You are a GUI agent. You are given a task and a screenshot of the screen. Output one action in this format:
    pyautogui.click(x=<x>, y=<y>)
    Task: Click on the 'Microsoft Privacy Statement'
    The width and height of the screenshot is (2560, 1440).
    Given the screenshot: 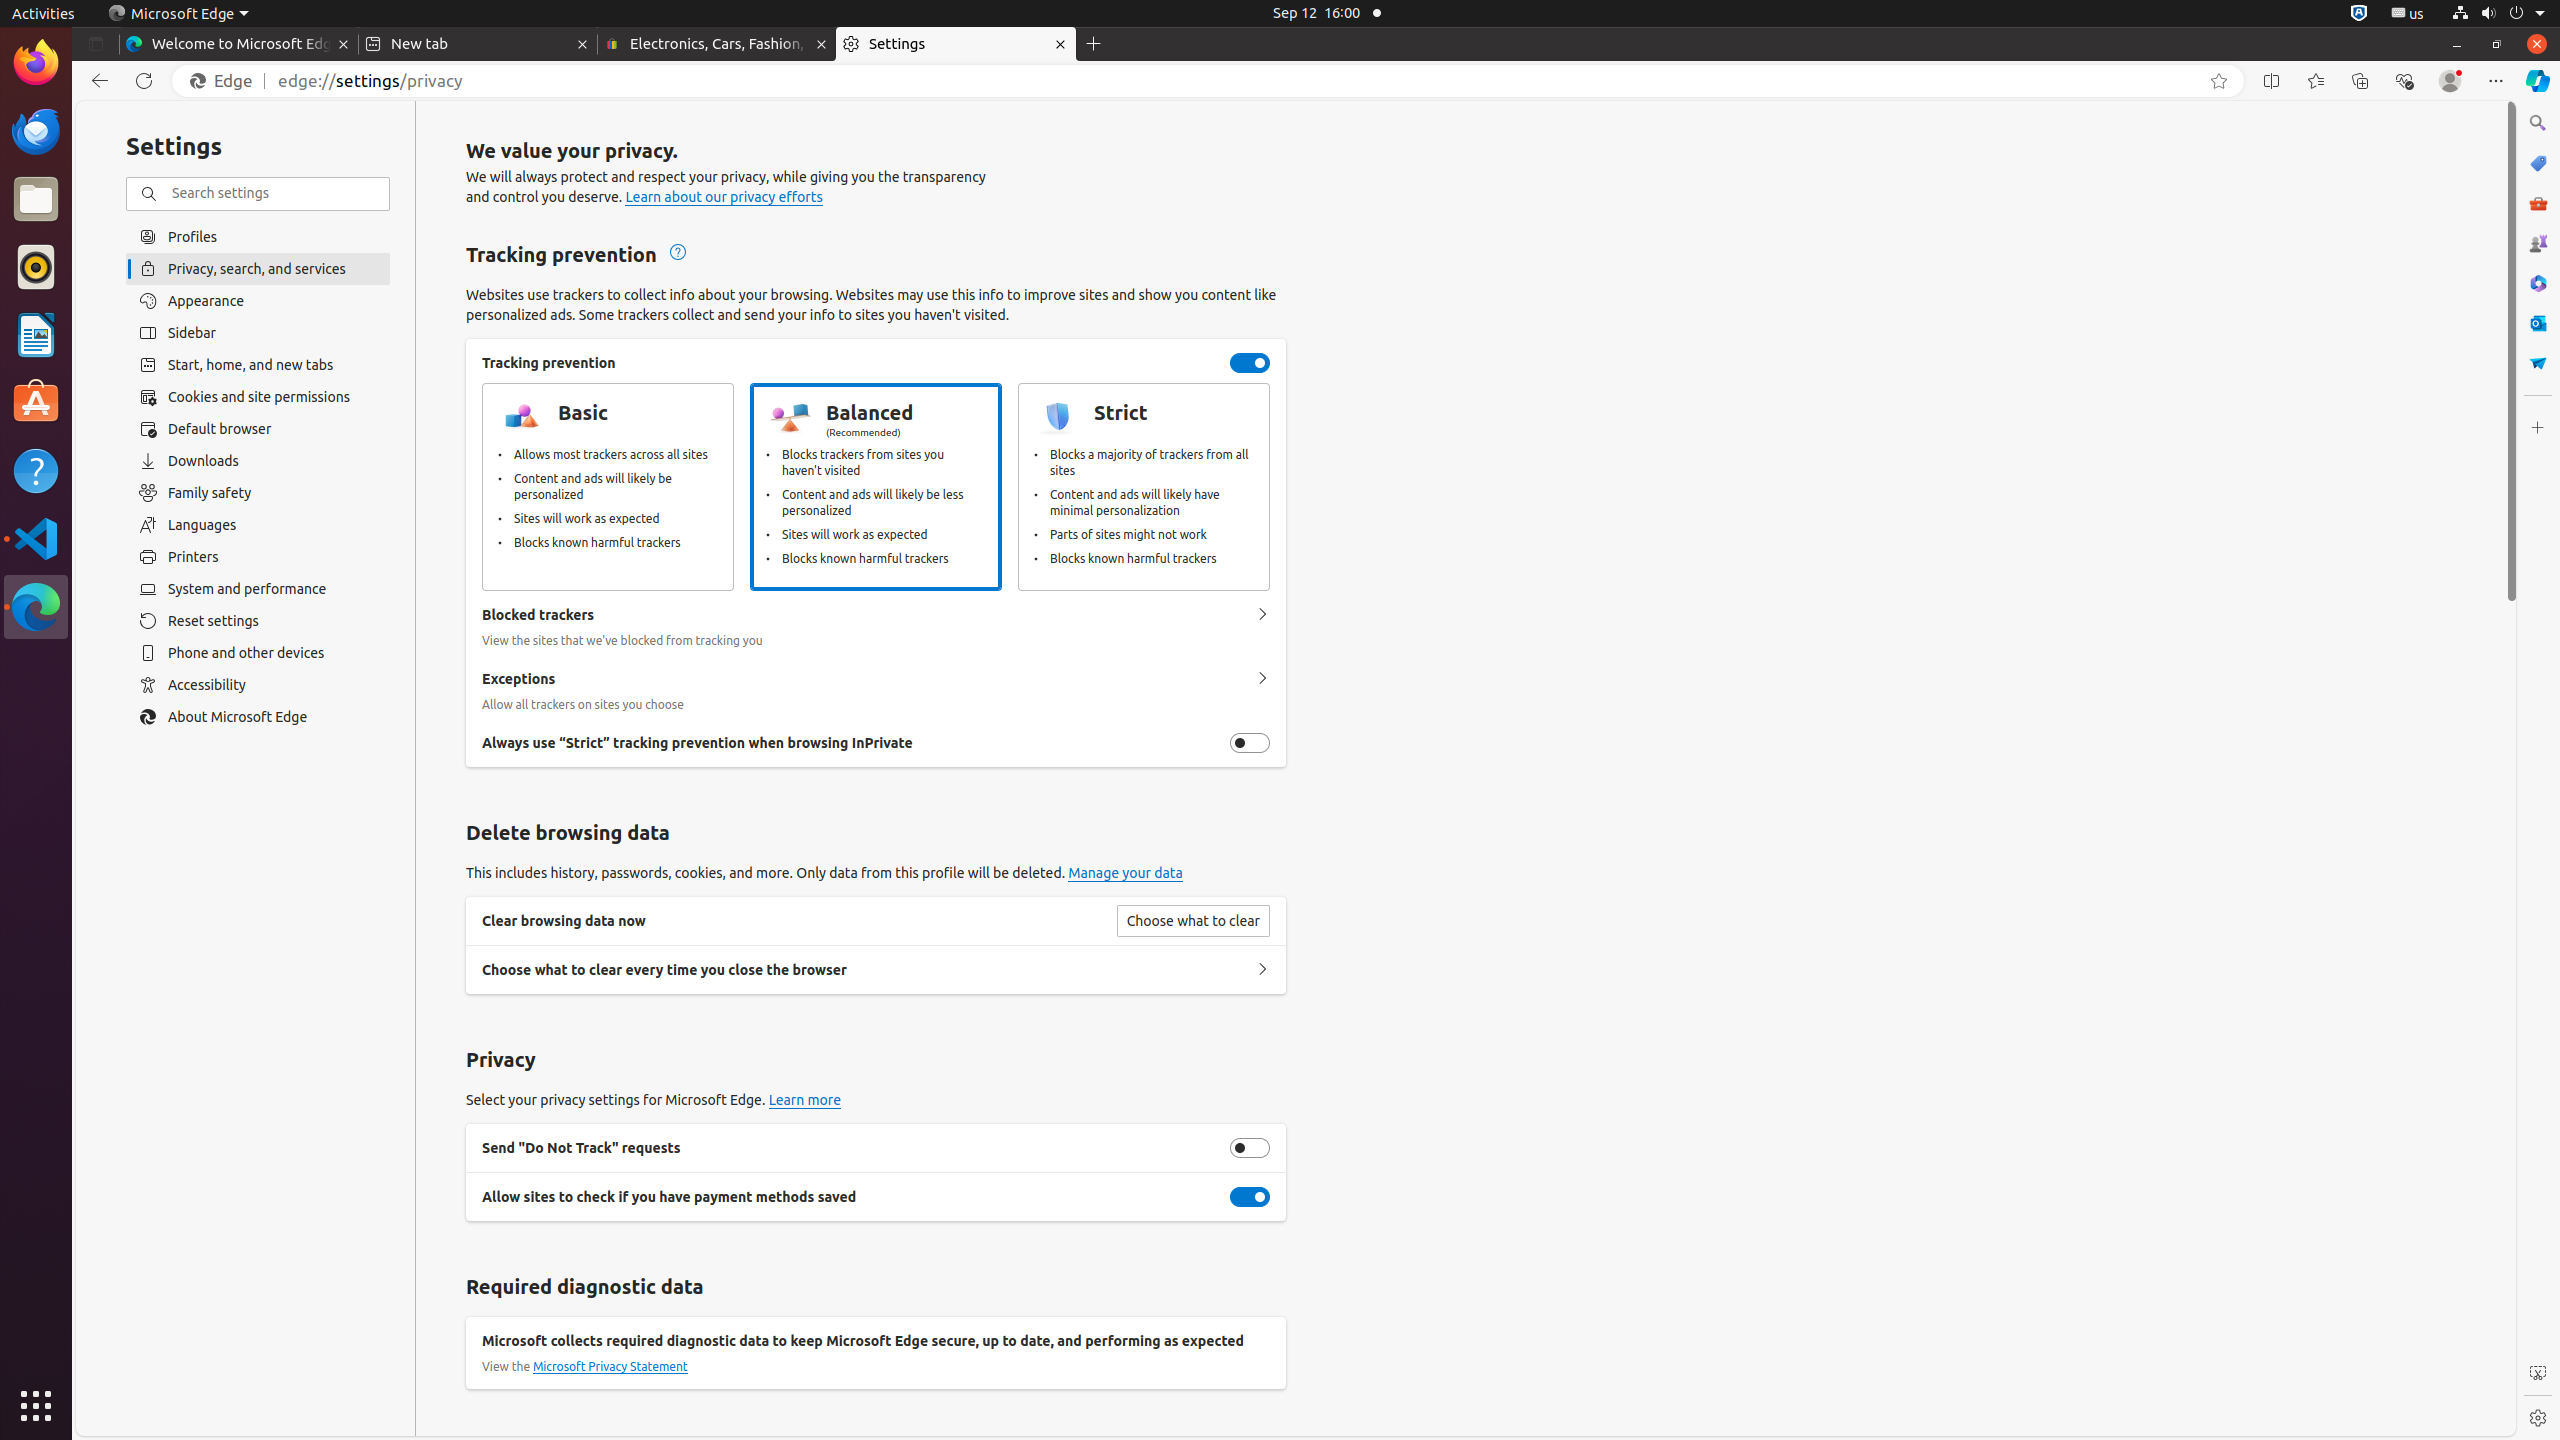 What is the action you would take?
    pyautogui.click(x=610, y=1366)
    